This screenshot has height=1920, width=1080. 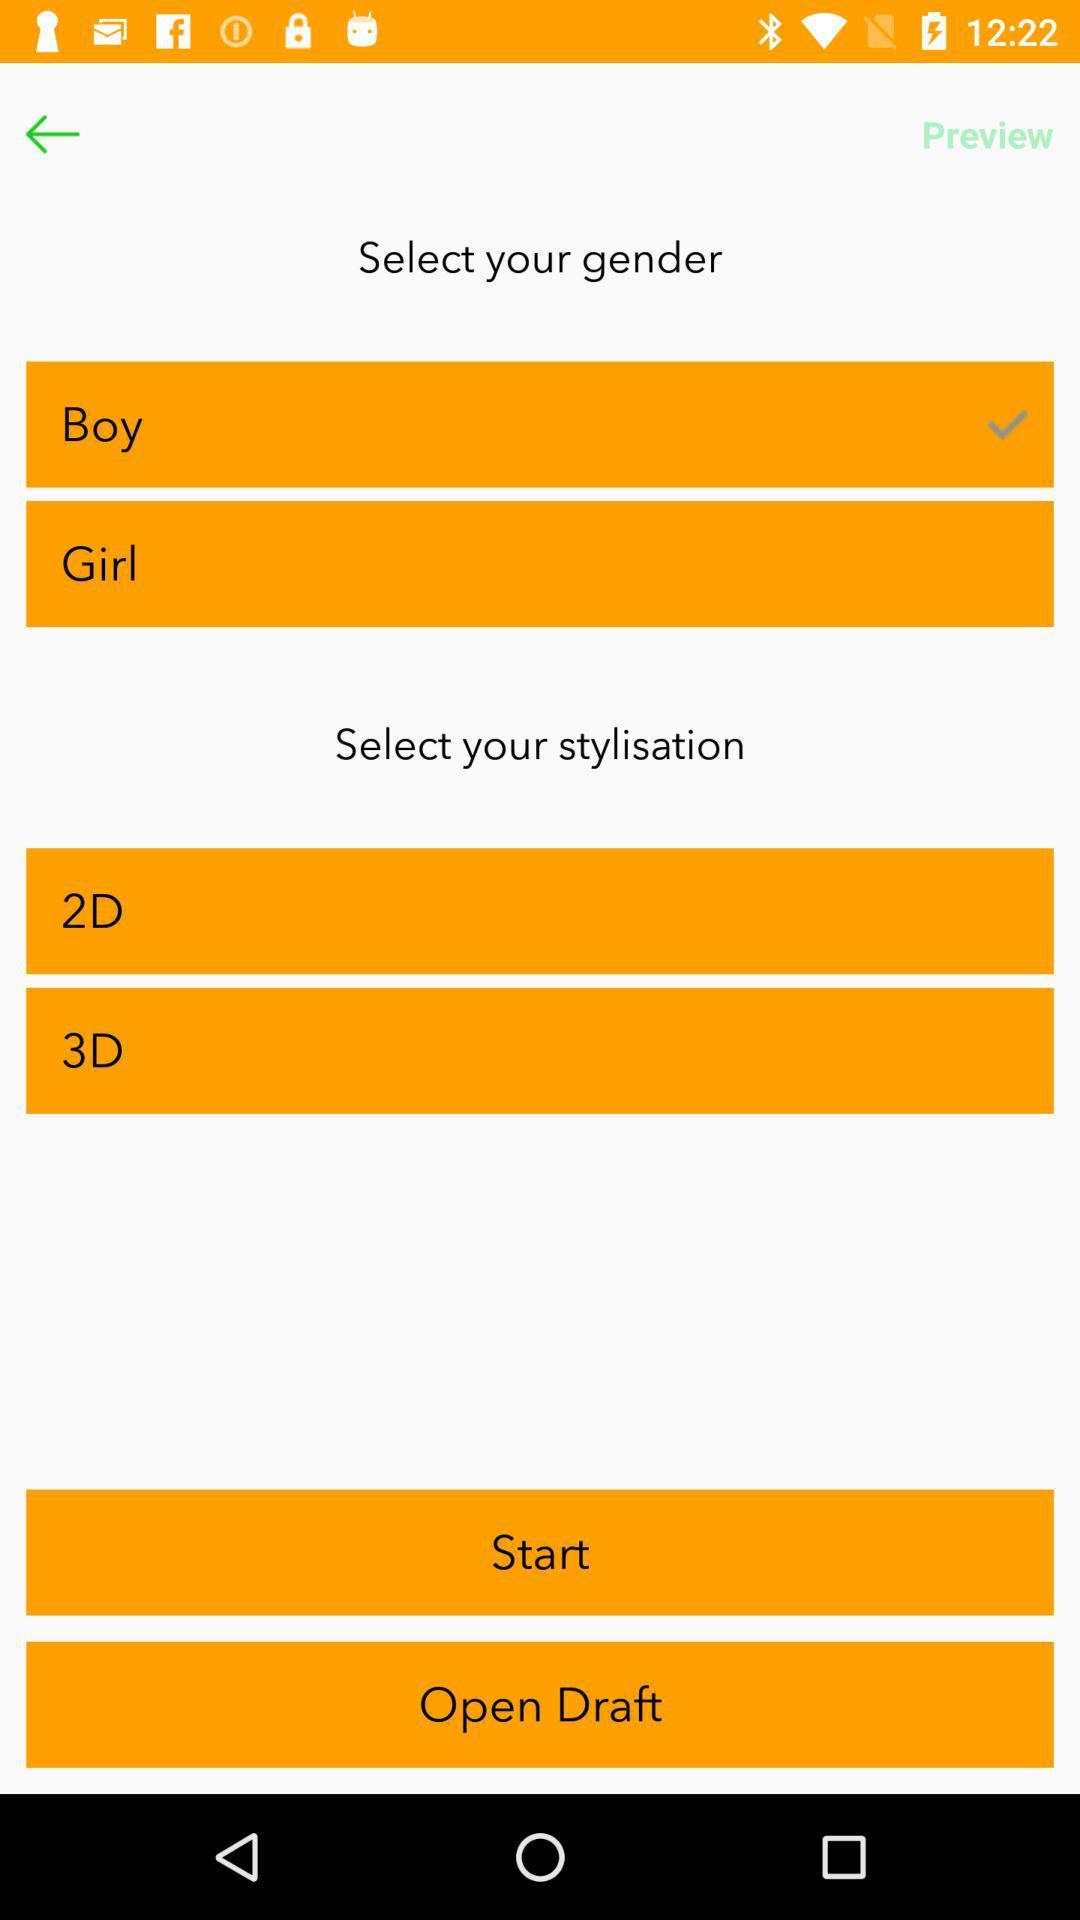 What do you see at coordinates (51, 133) in the screenshot?
I see `the arrow_backward icon` at bounding box center [51, 133].